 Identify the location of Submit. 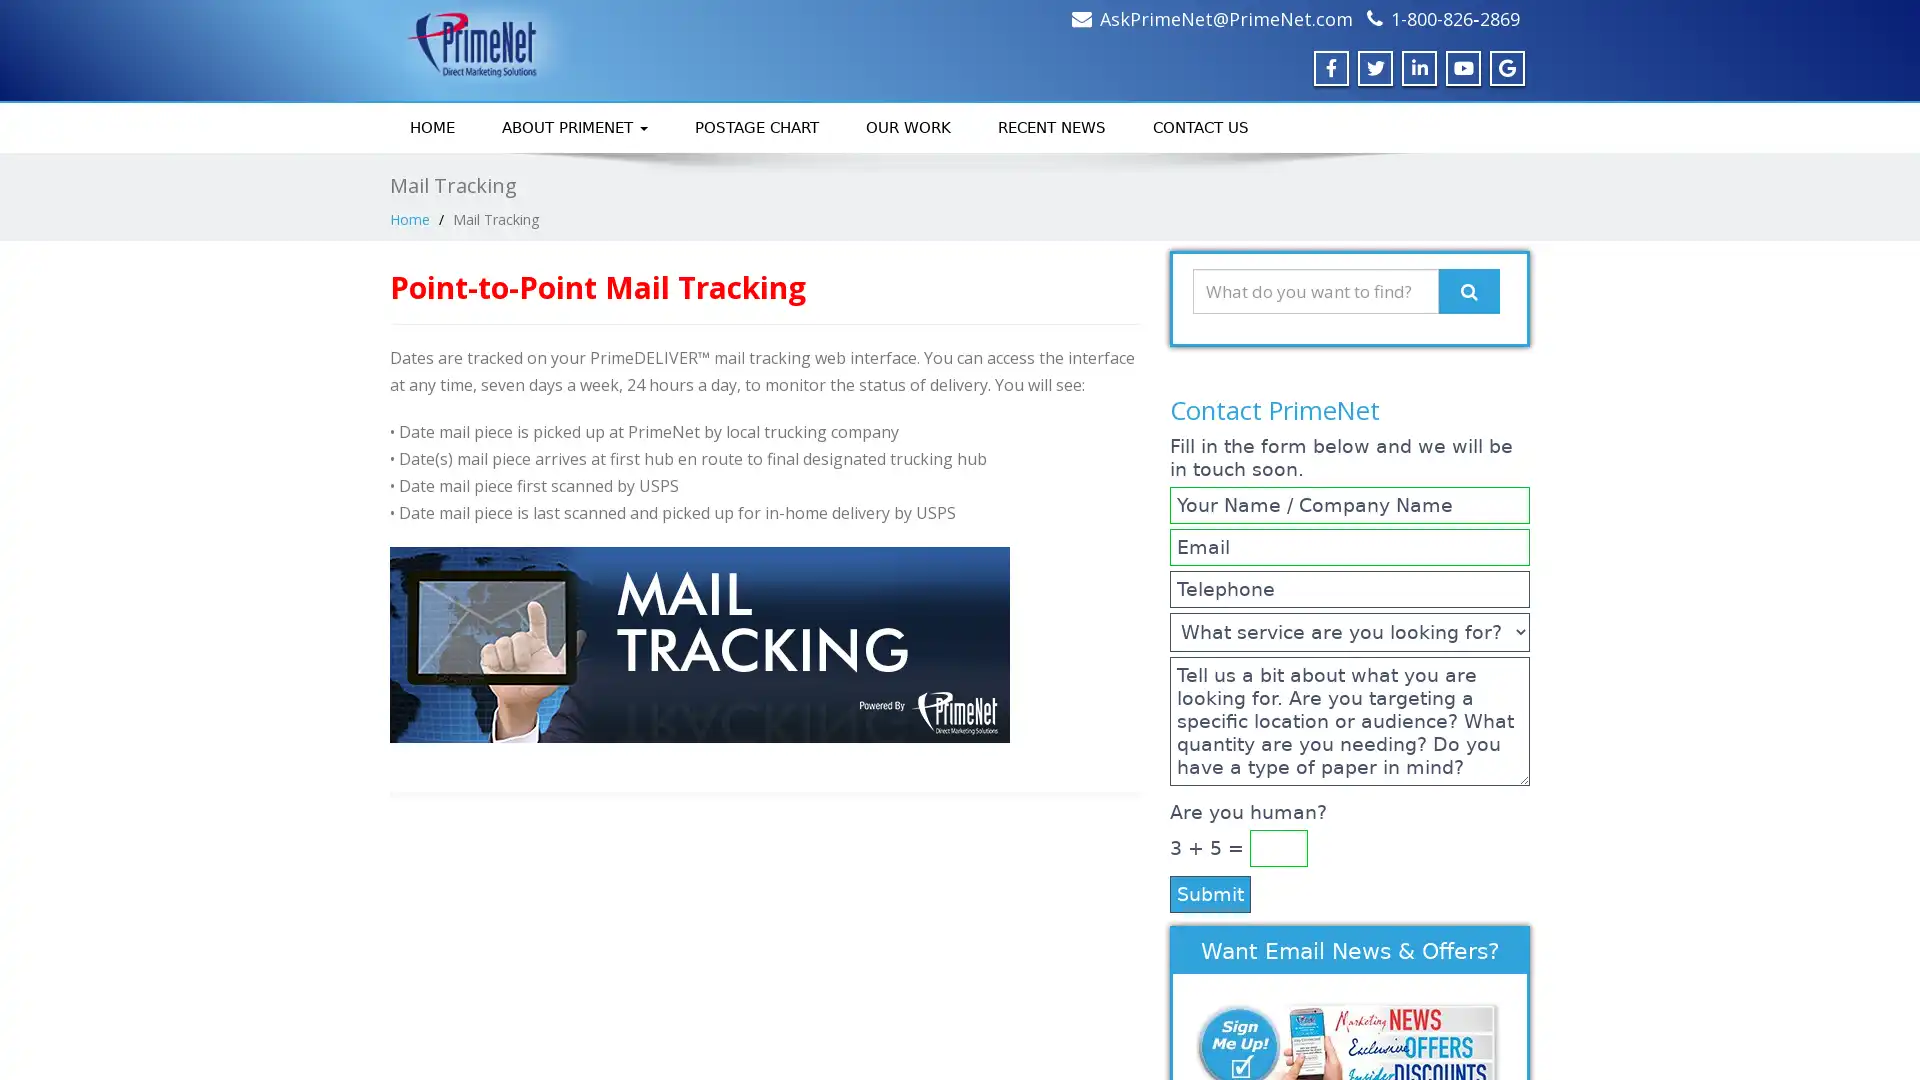
(1209, 892).